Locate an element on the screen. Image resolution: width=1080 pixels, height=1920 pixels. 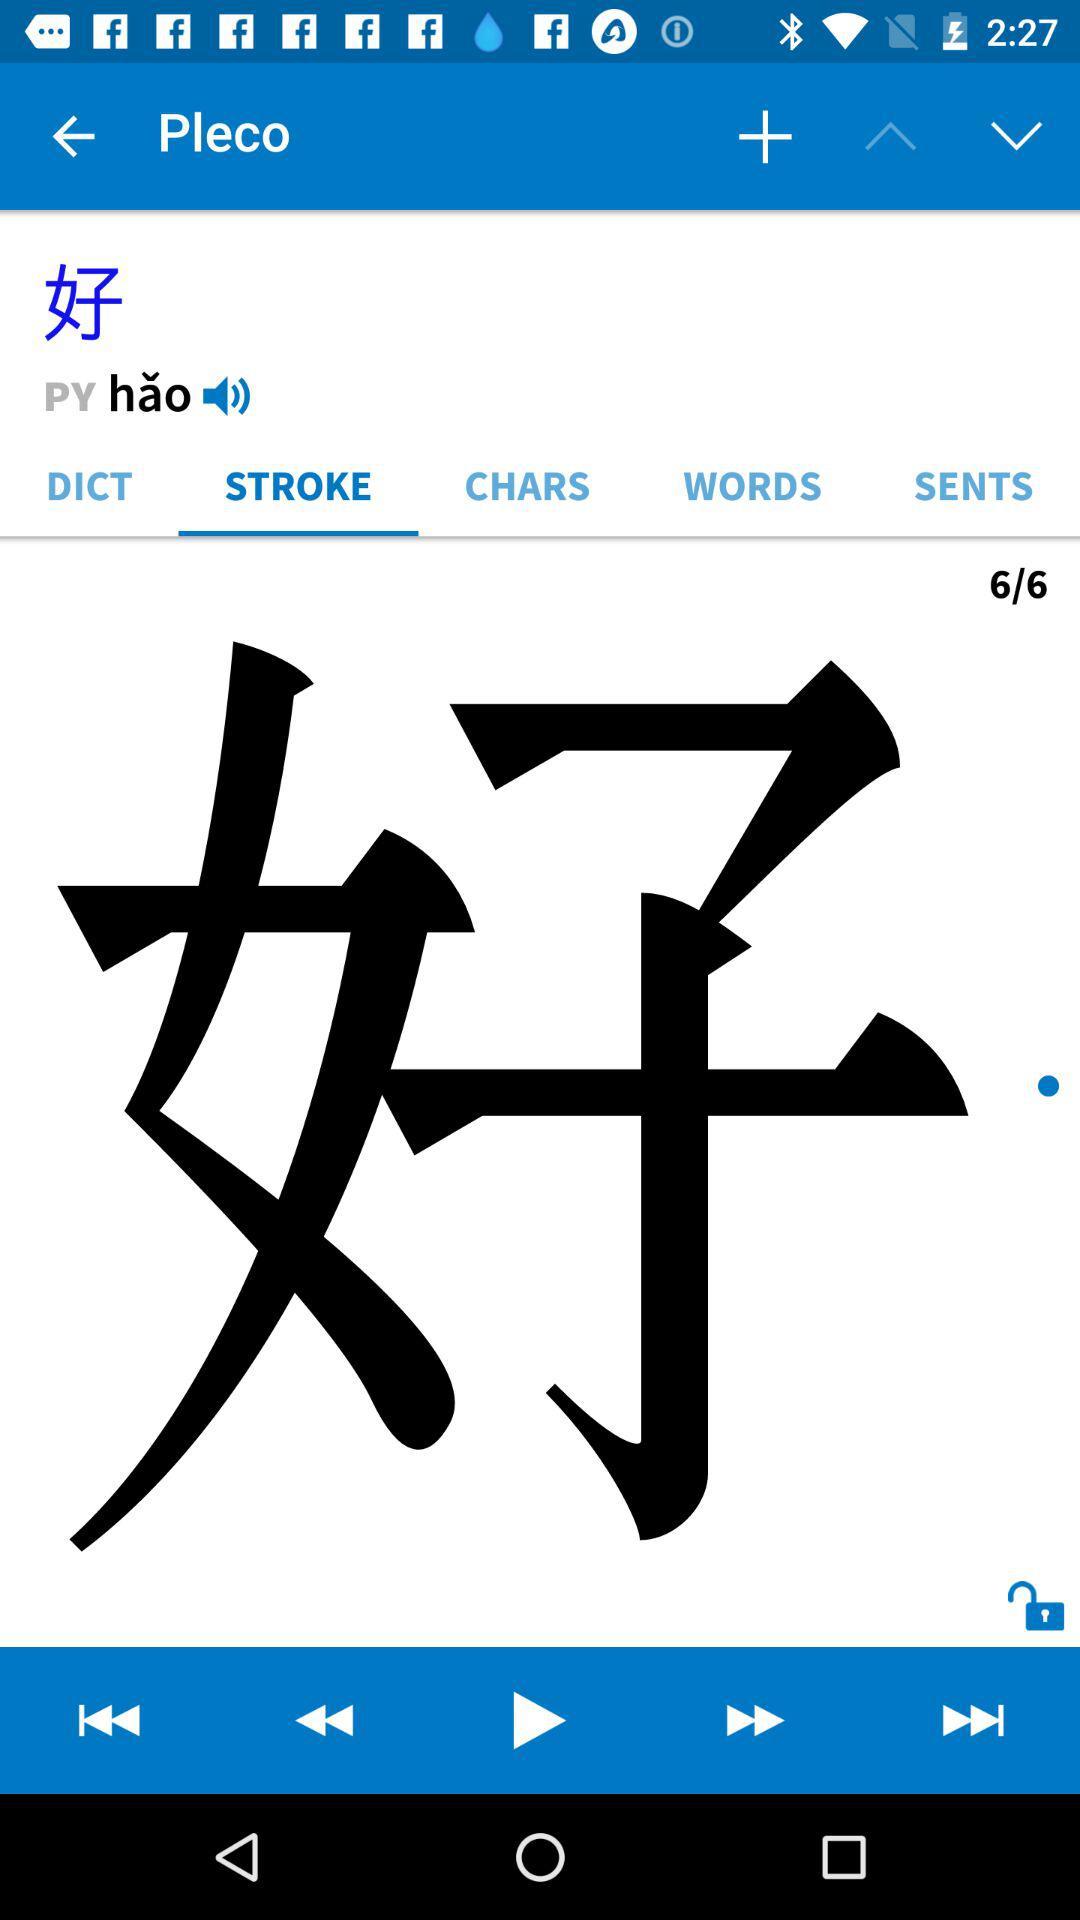
the lock icon is located at coordinates (1017, 1586).